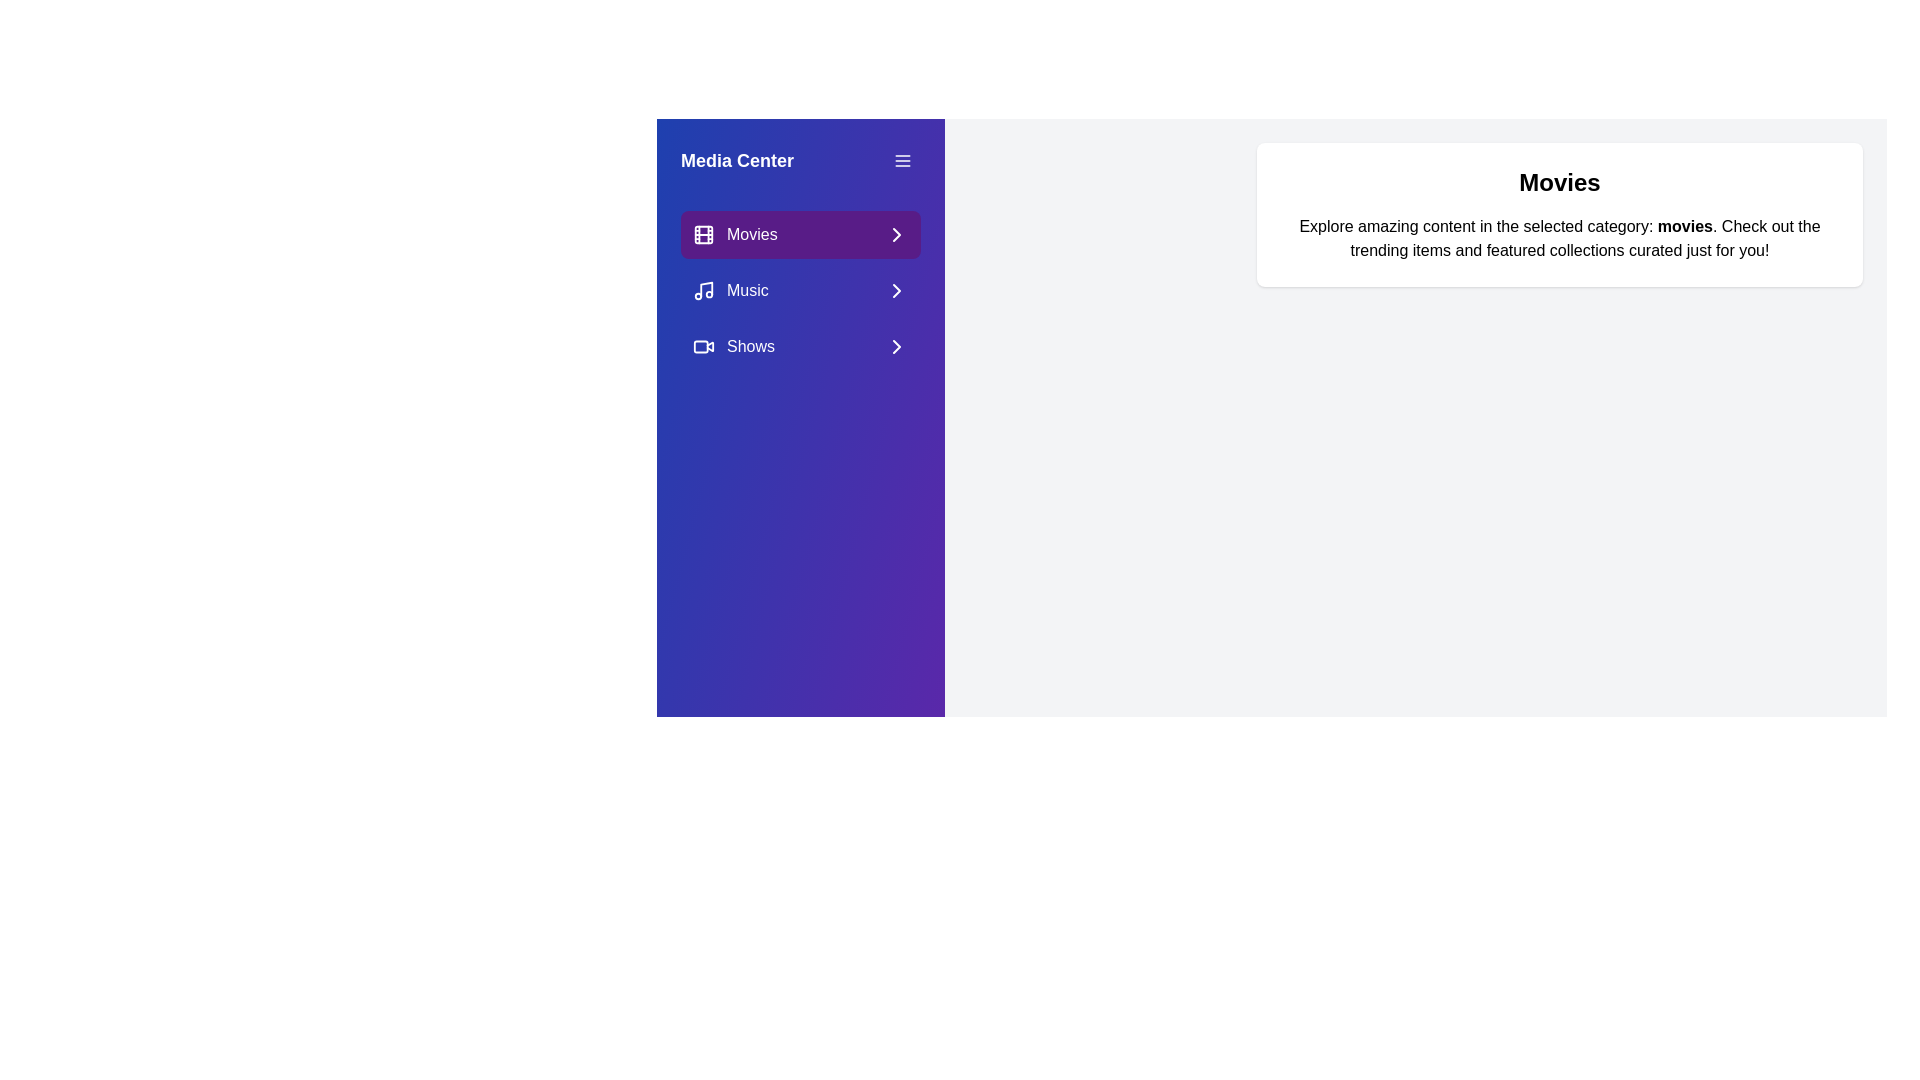  Describe the element at coordinates (706, 289) in the screenshot. I see `the musical note icon within the 'Music' menu item, which is located in the sidebar menu between the 'Movies' and 'Shows' icons` at that location.